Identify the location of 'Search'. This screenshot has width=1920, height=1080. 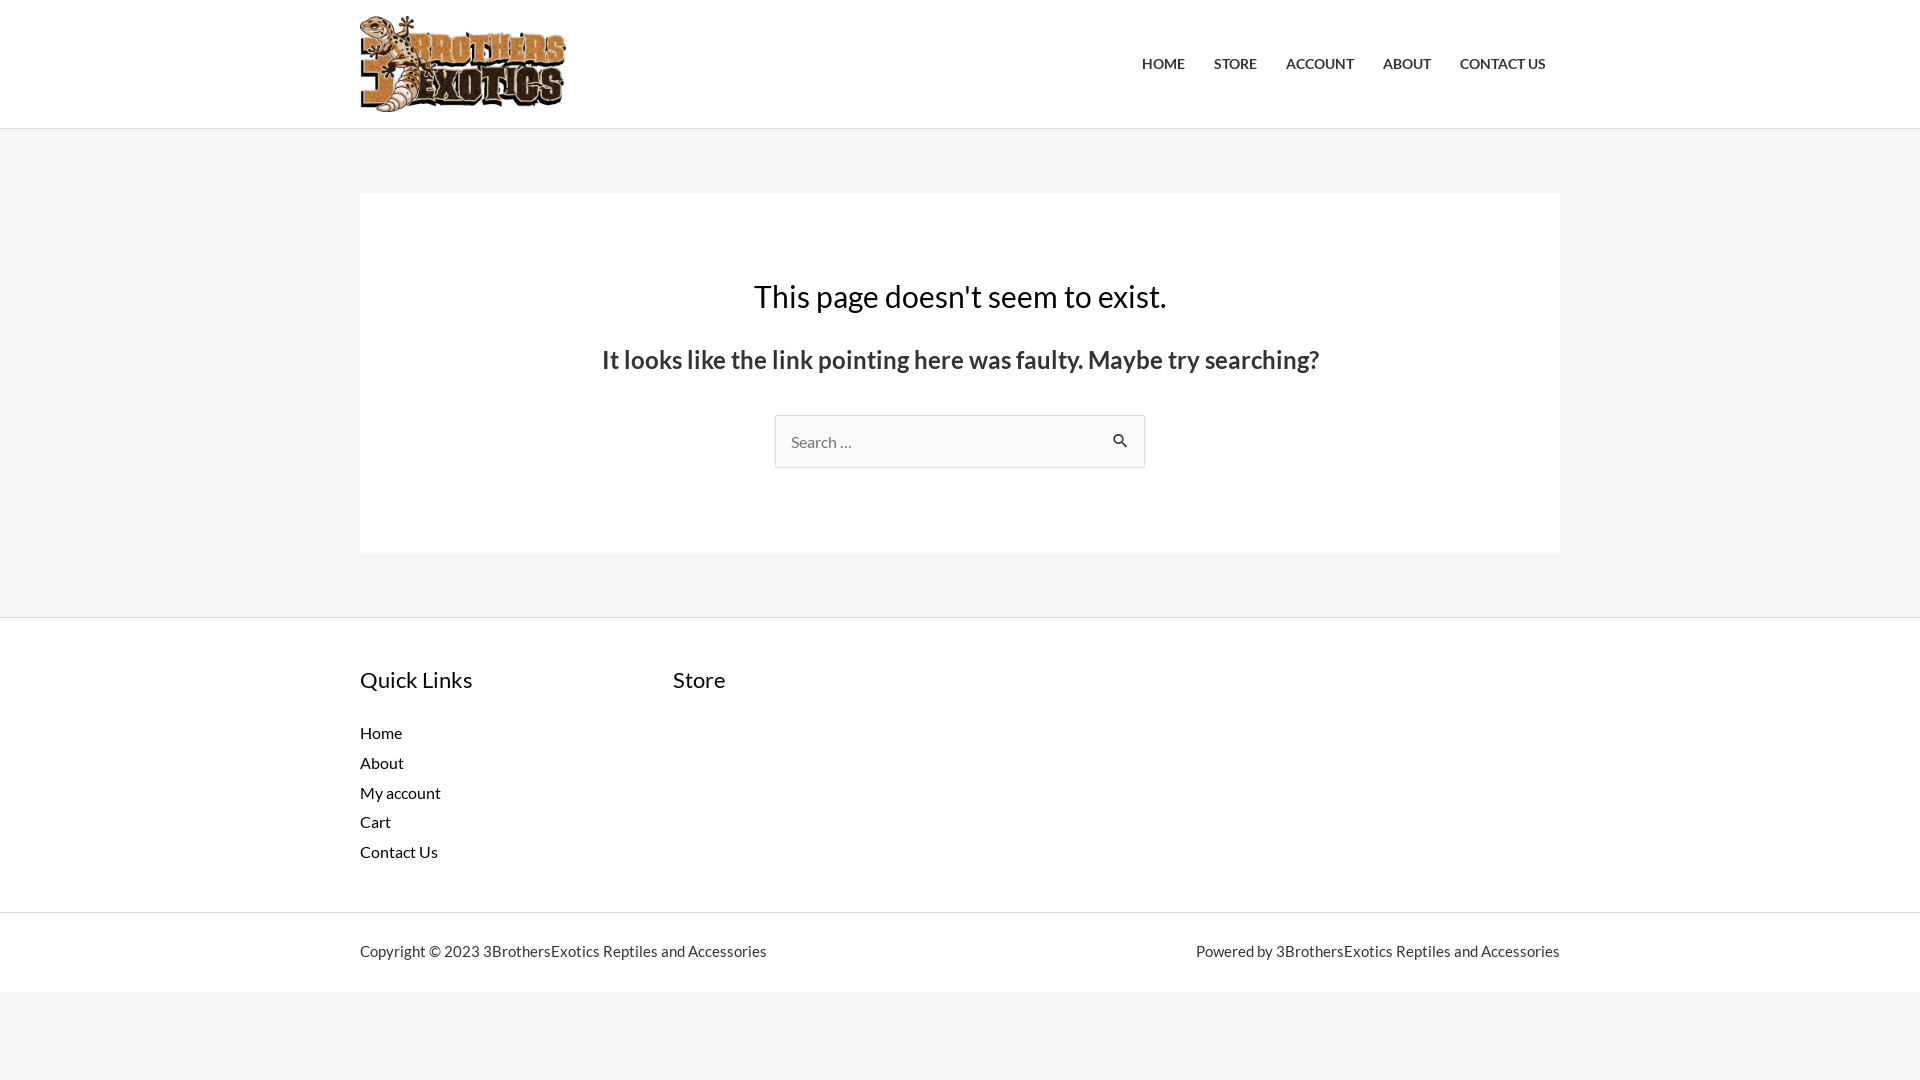
(1098, 434).